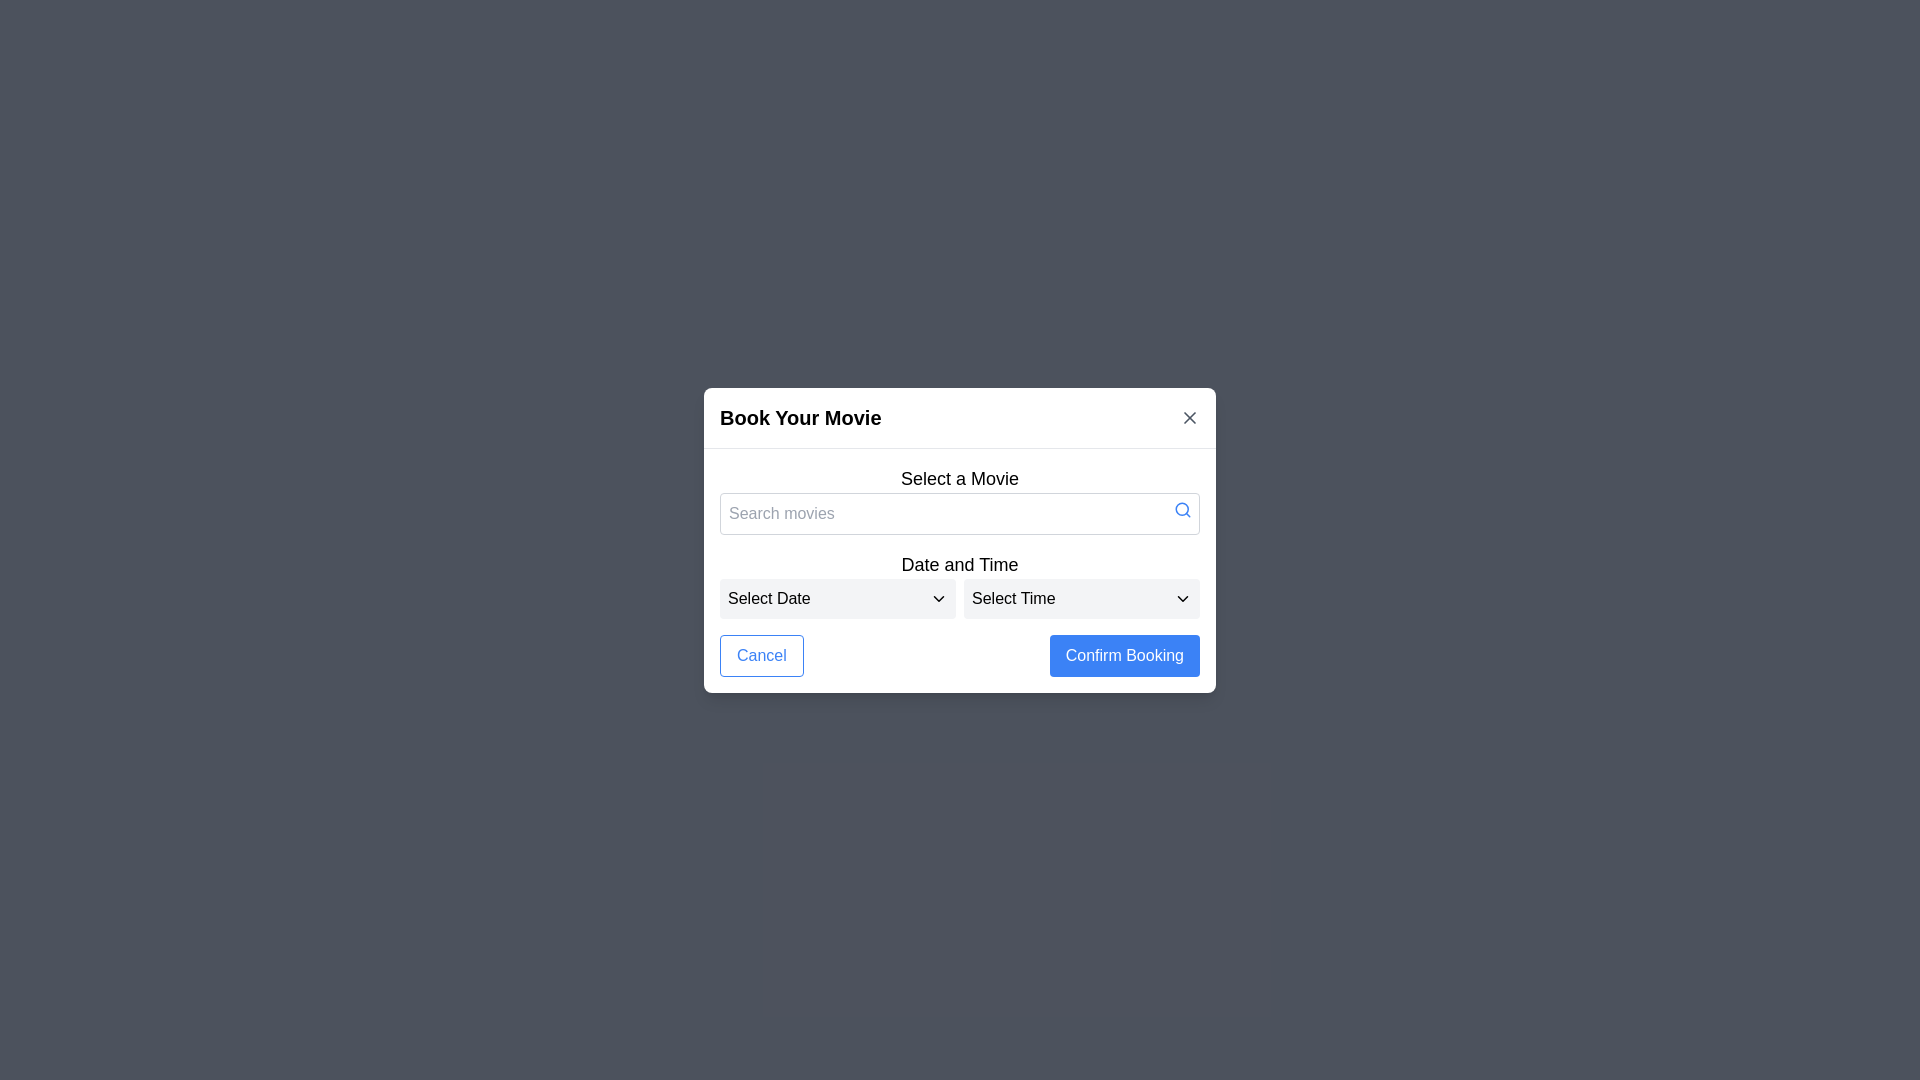 The width and height of the screenshot is (1920, 1080). Describe the element at coordinates (1080, 597) in the screenshot. I see `the 'Select Time' dropdown menu trigger, which is a horizontal rectangular section with a light grey background and rounded corners` at that location.